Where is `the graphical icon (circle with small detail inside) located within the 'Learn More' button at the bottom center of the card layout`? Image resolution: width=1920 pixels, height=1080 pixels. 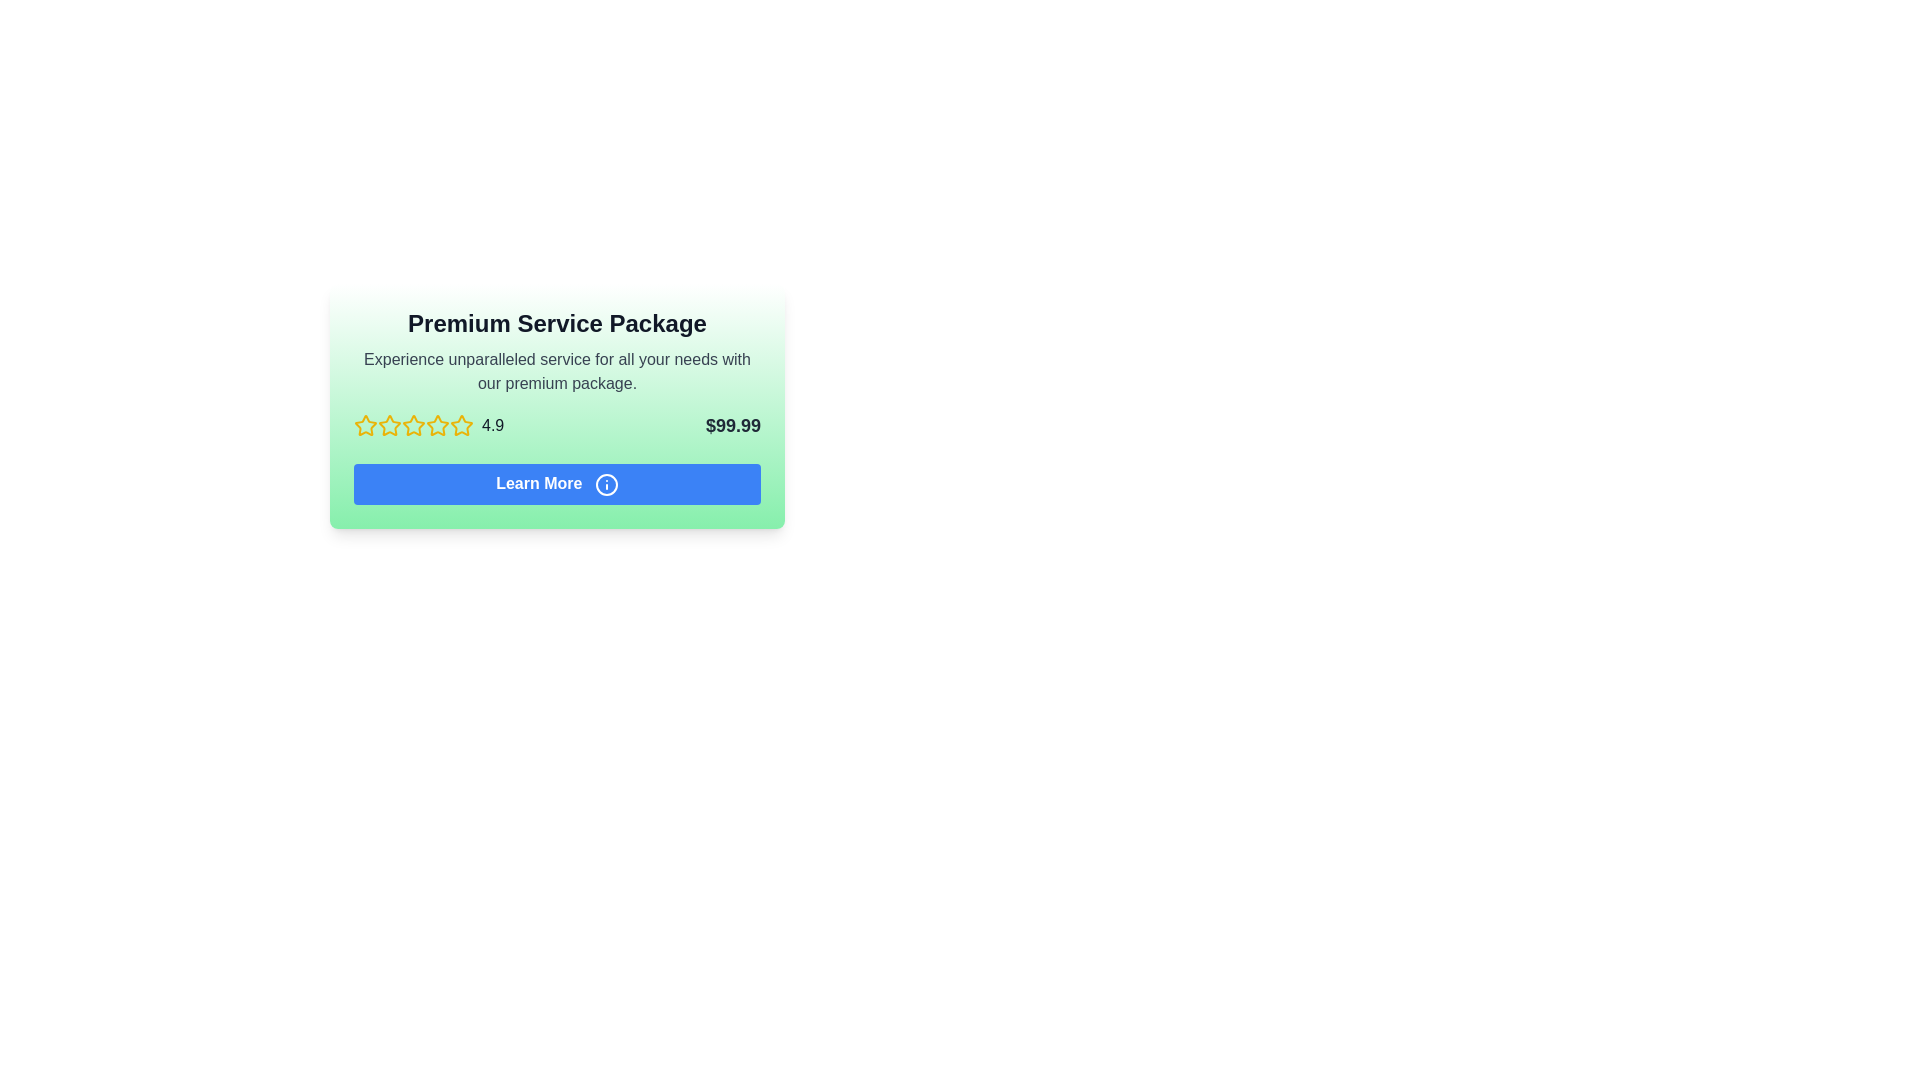
the graphical icon (circle with small detail inside) located within the 'Learn More' button at the bottom center of the card layout is located at coordinates (605, 484).